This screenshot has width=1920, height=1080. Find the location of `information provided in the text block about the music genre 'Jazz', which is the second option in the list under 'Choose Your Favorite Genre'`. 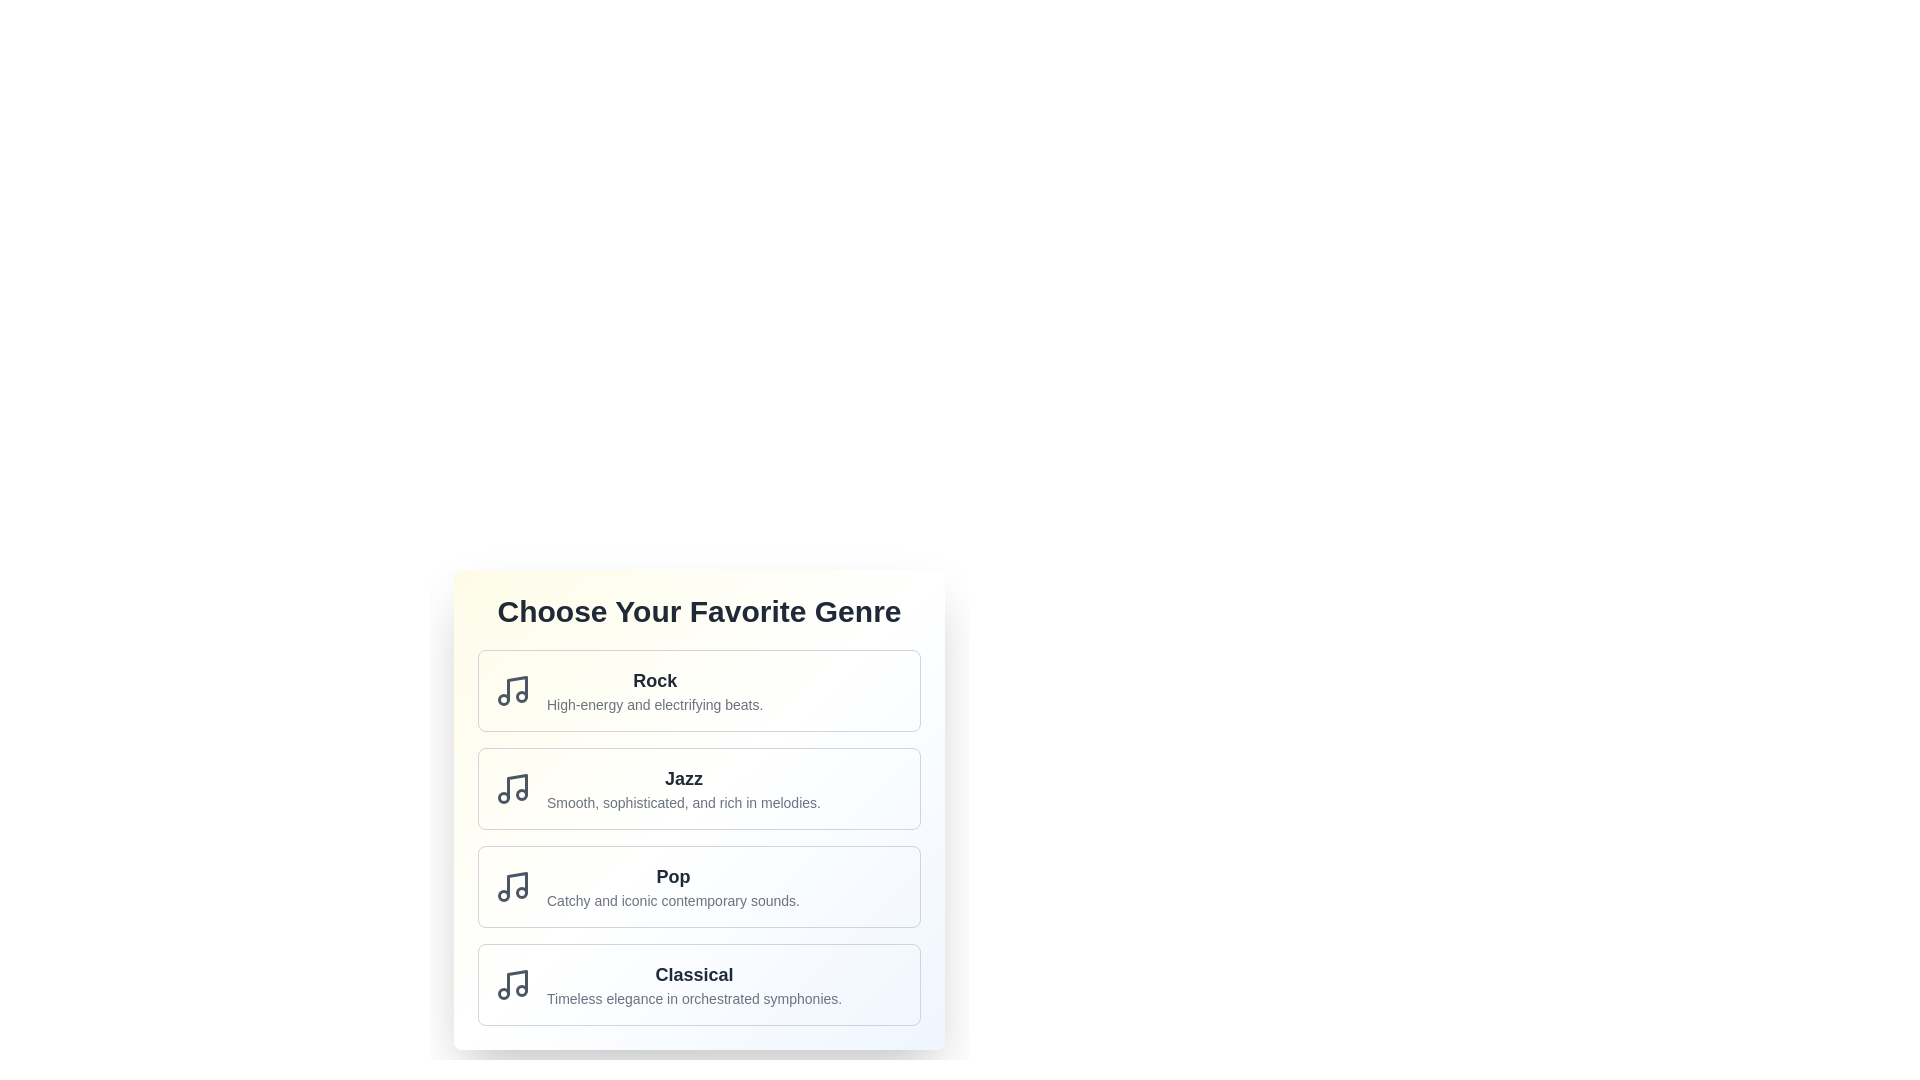

information provided in the text block about the music genre 'Jazz', which is the second option in the list under 'Choose Your Favorite Genre' is located at coordinates (683, 788).